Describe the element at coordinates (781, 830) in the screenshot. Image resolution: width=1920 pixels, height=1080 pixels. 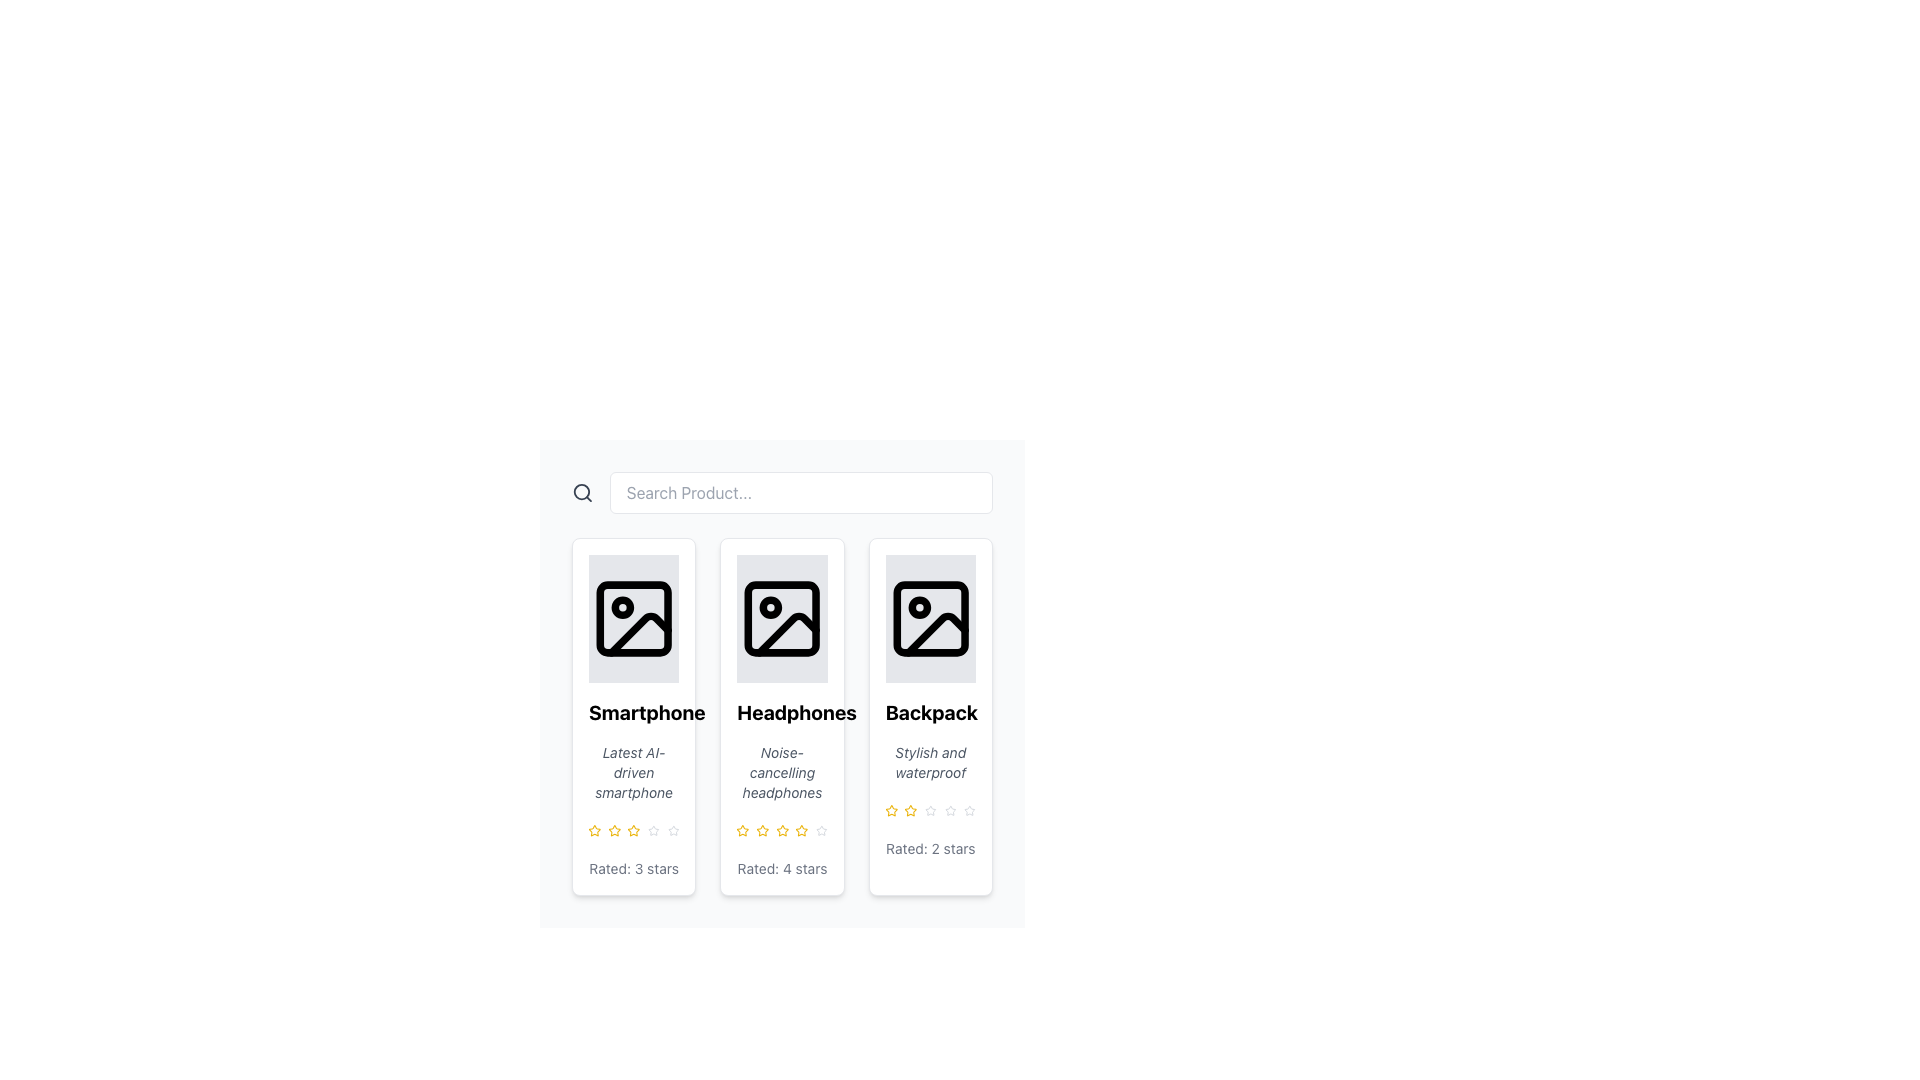
I see `the fourth yellow star icon in the rating mechanism below the 'Headphones' product card` at that location.